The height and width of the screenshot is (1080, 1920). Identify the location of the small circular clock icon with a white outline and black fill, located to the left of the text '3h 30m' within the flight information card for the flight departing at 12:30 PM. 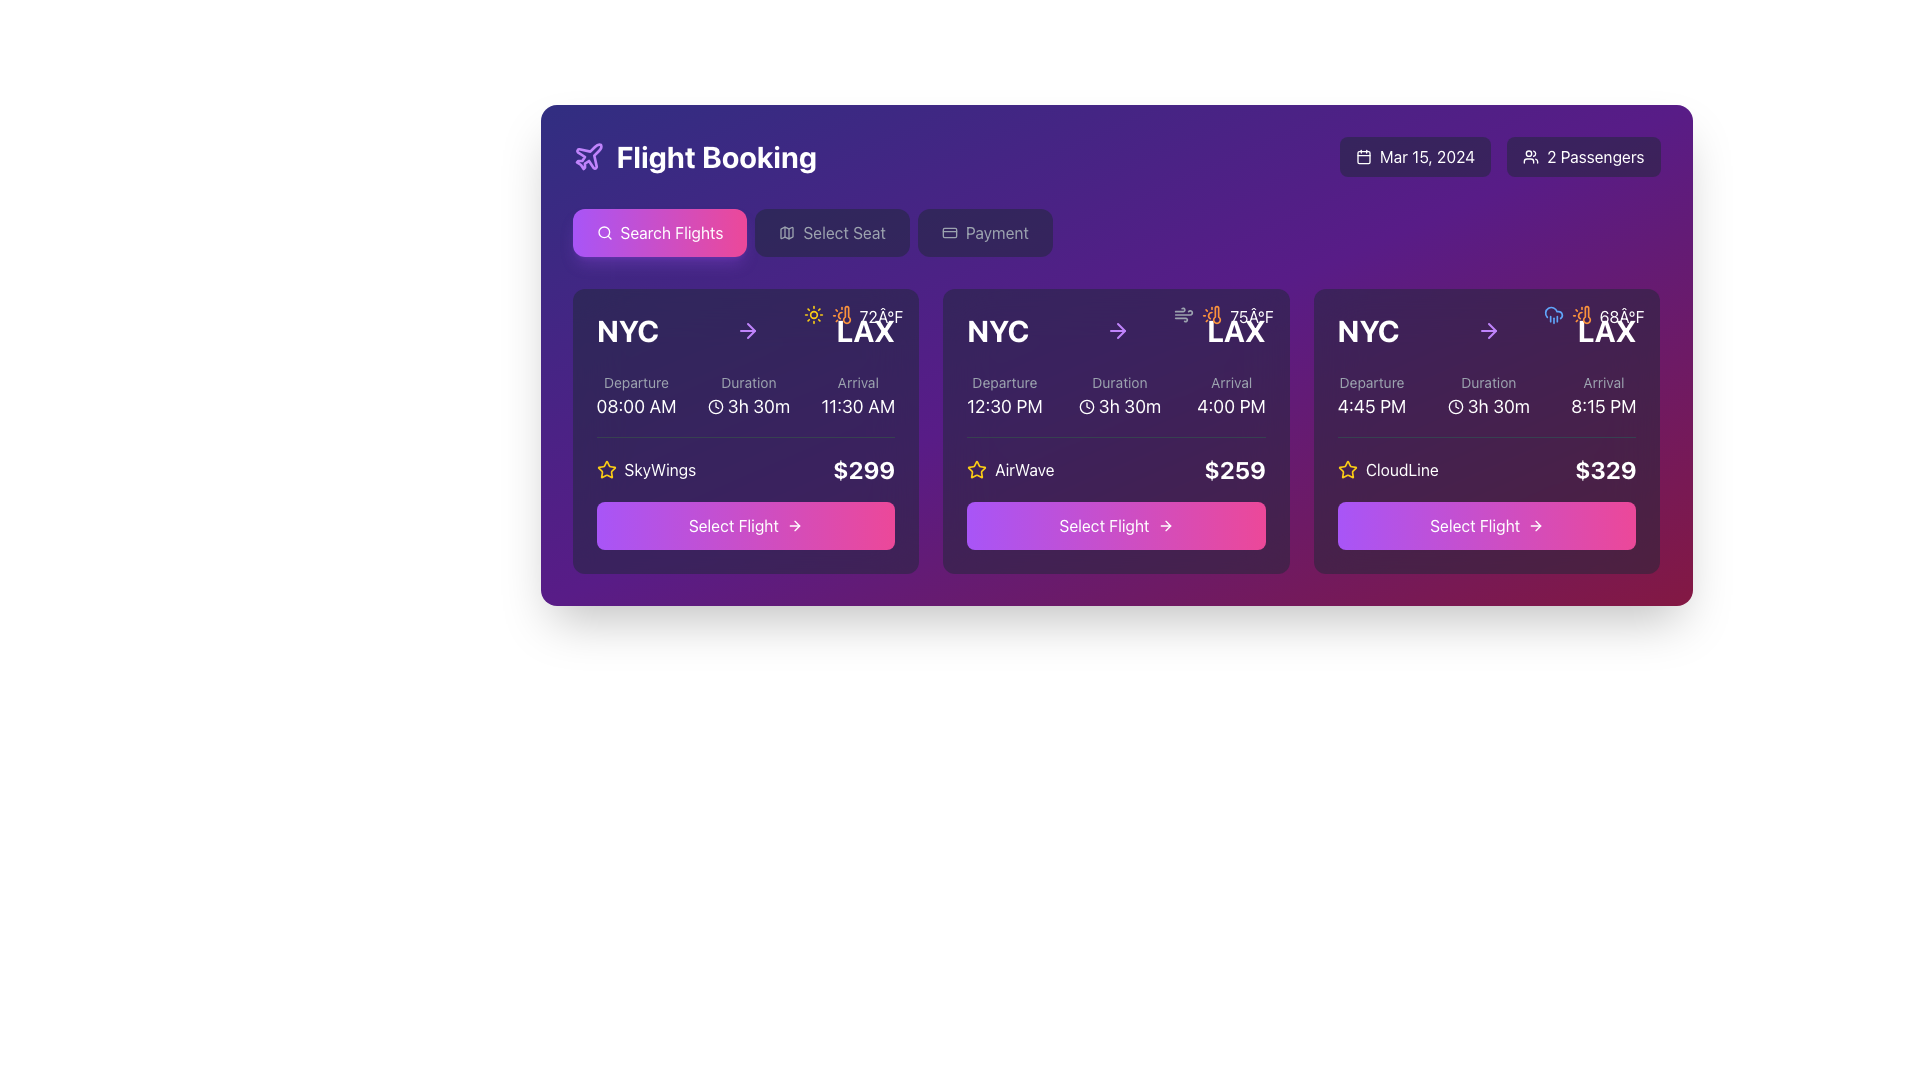
(1085, 406).